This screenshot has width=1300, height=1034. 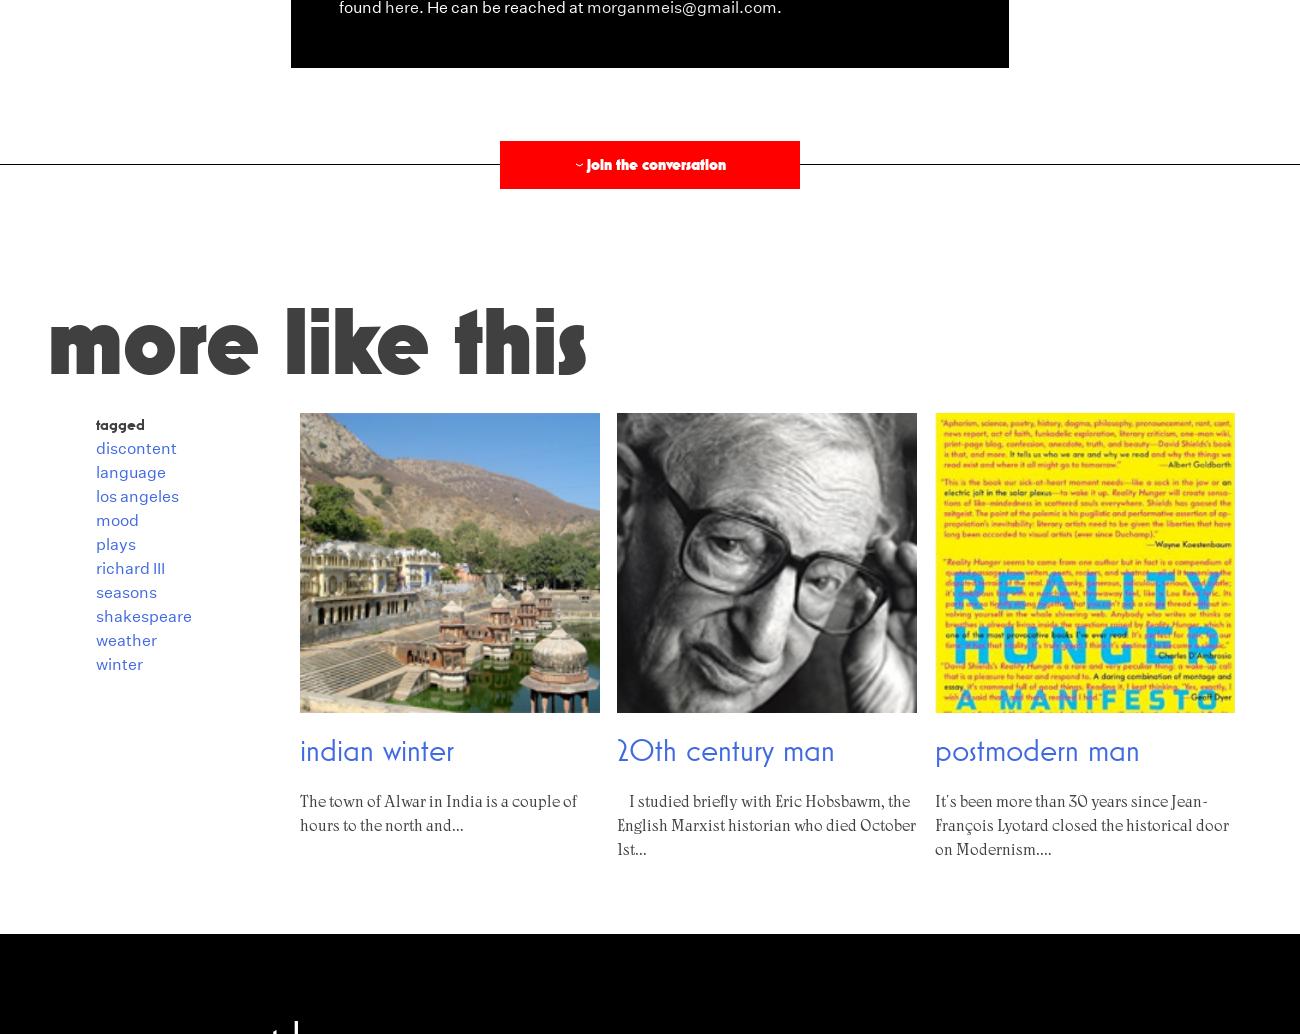 What do you see at coordinates (652, 163) in the screenshot?
I see `'Join the conversation'` at bounding box center [652, 163].